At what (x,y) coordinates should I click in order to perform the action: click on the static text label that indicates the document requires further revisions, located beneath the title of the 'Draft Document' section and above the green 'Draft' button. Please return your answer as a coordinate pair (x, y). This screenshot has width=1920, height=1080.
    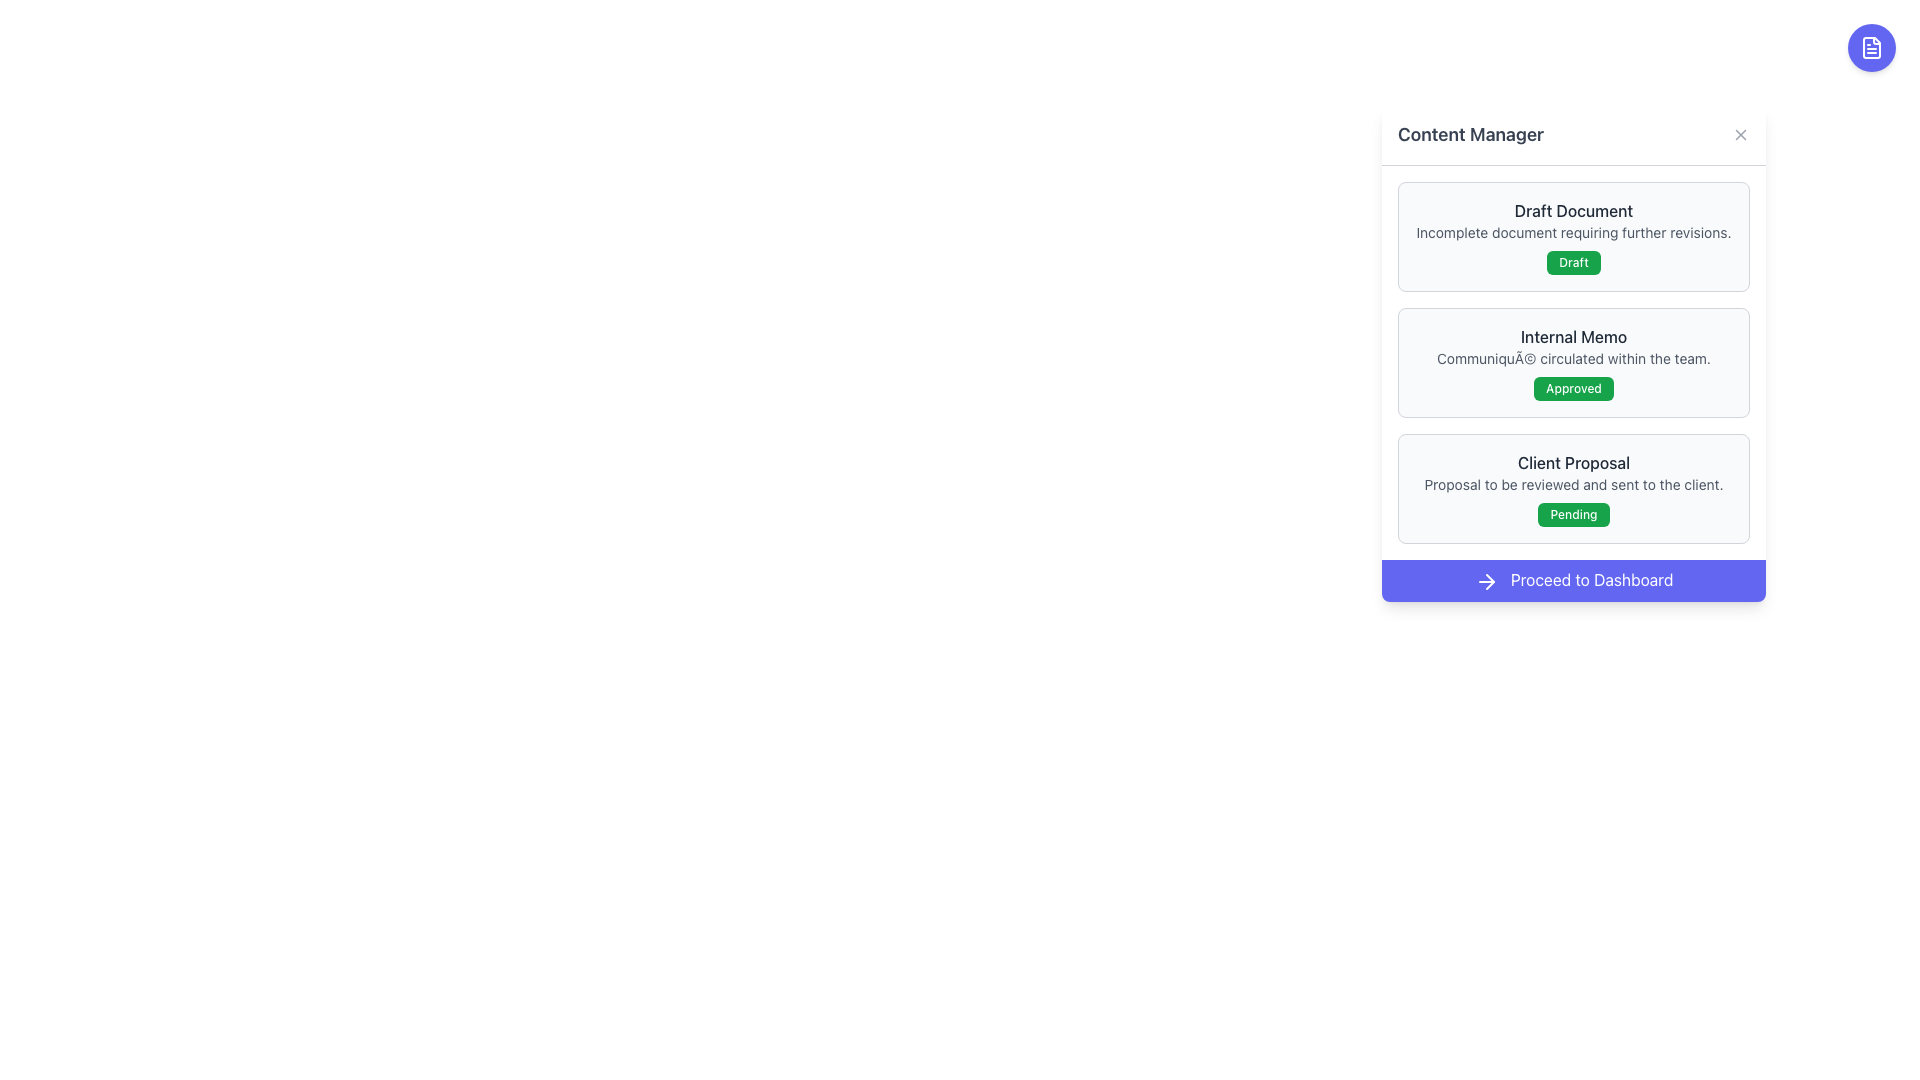
    Looking at the image, I should click on (1573, 231).